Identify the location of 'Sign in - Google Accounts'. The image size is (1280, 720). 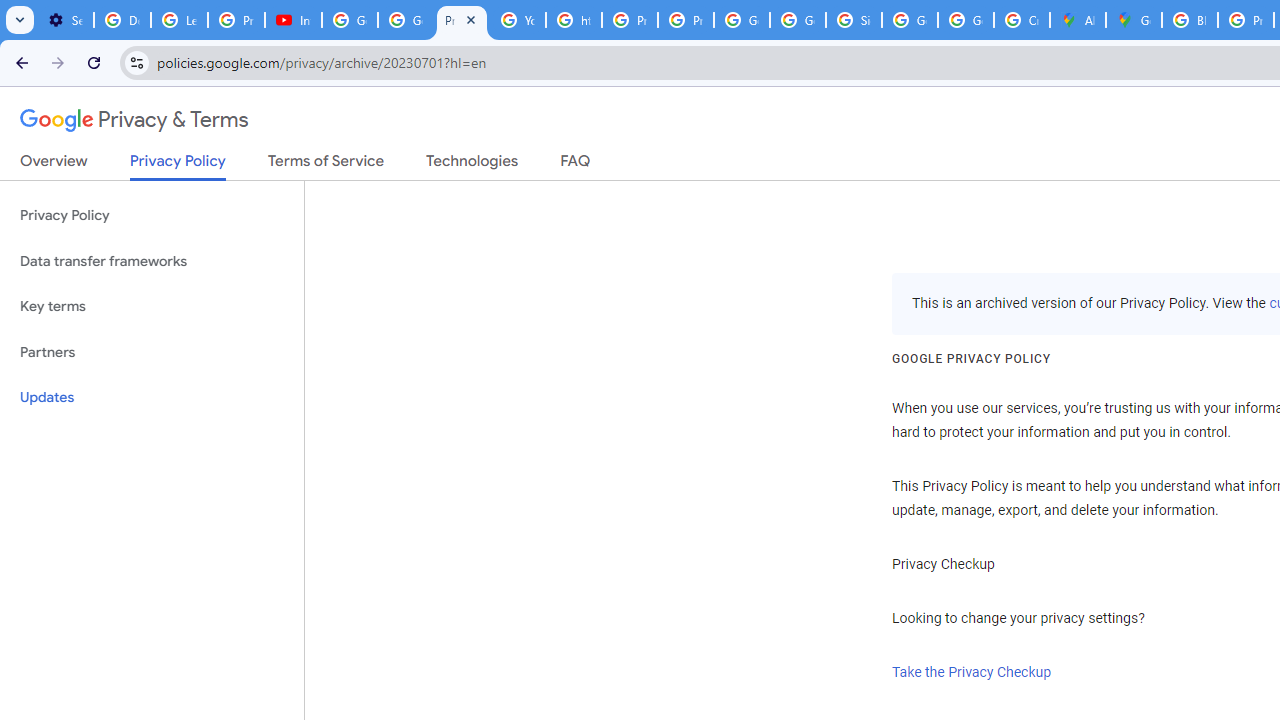
(853, 20).